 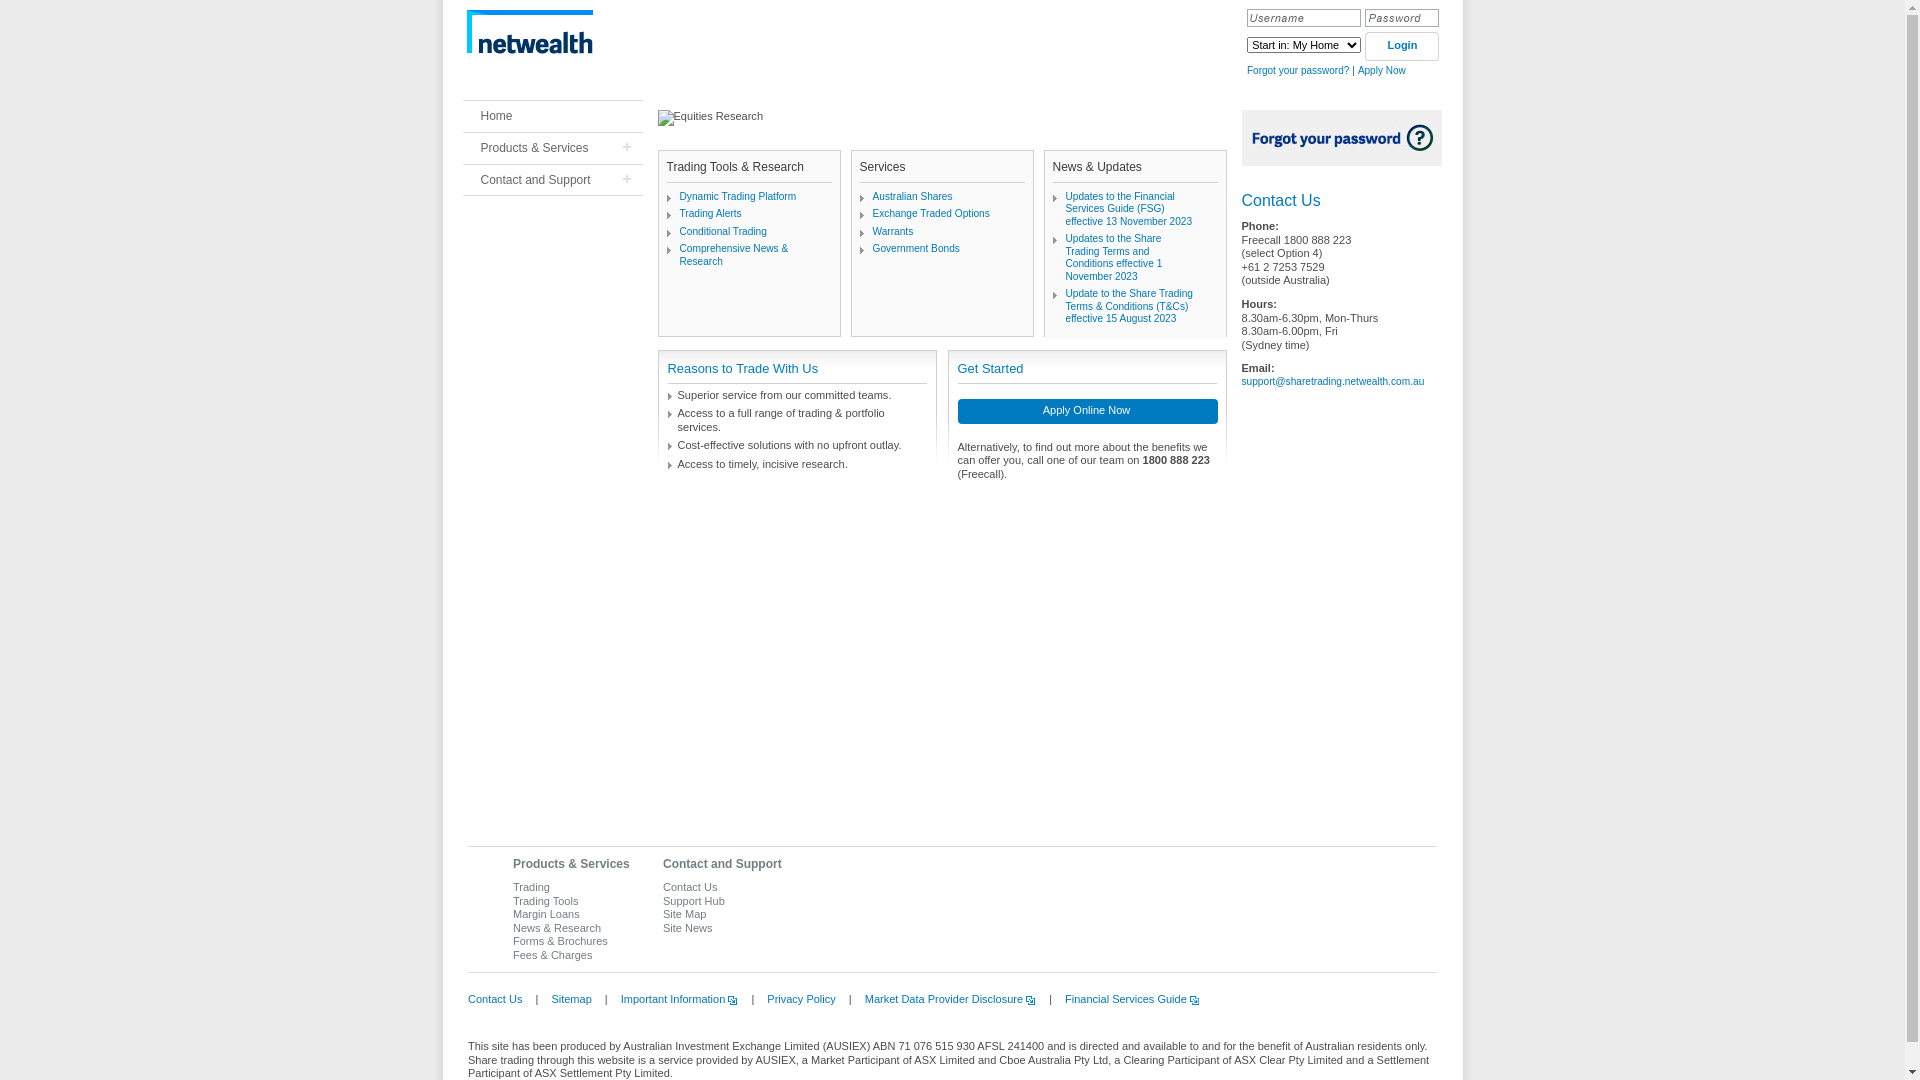 I want to click on 'Warrants', so click(x=872, y=230).